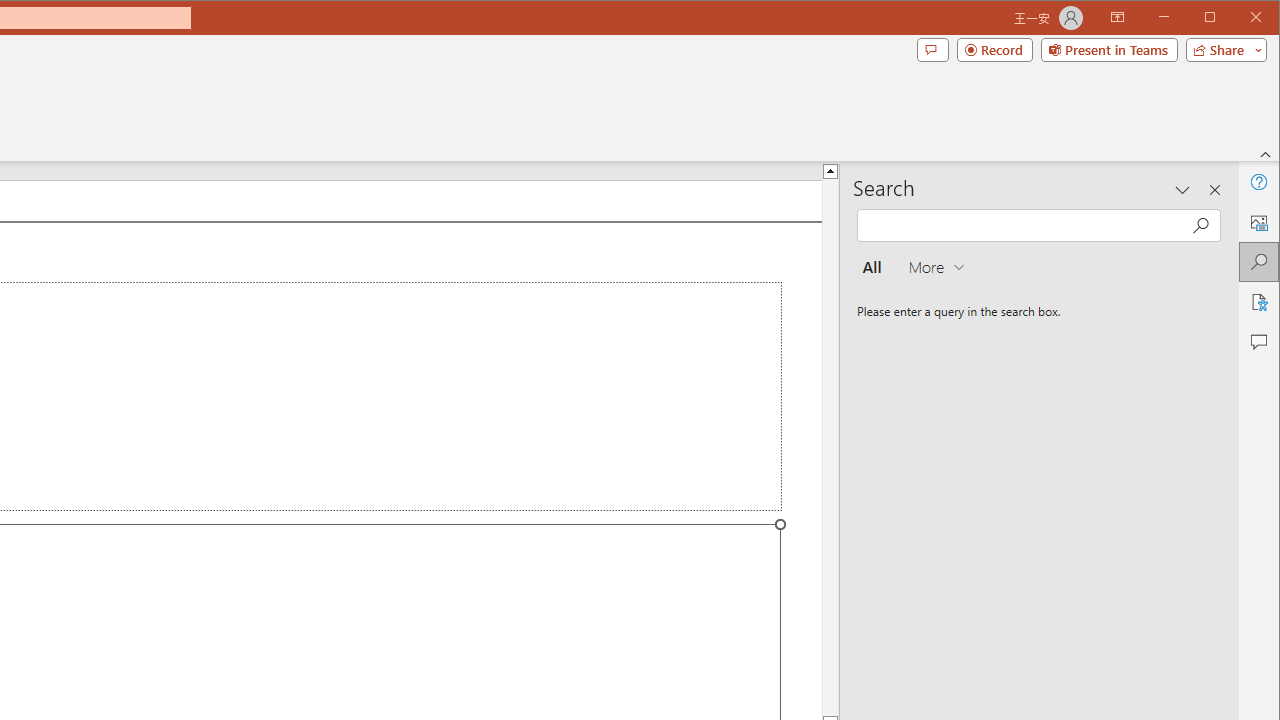  What do you see at coordinates (1257, 222) in the screenshot?
I see `'Alt Text'` at bounding box center [1257, 222].